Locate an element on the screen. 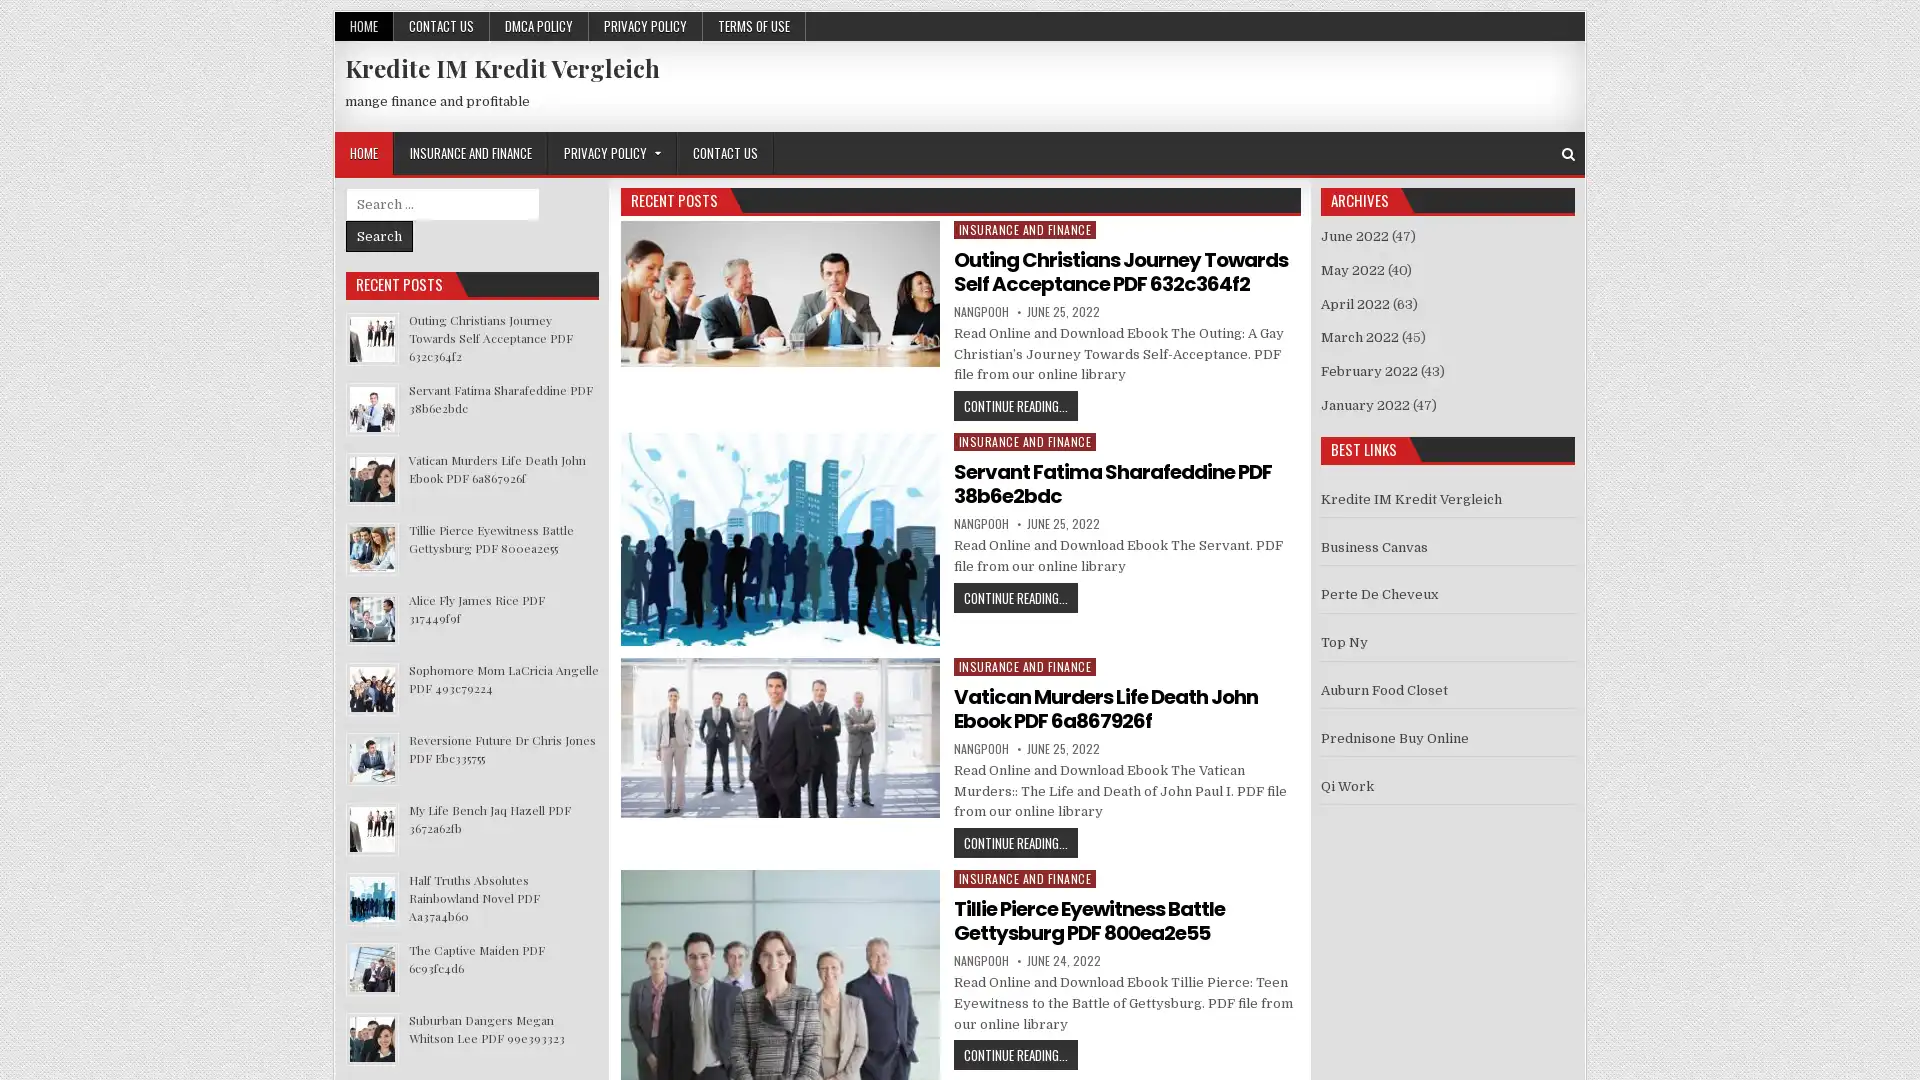  Search is located at coordinates (378, 235).